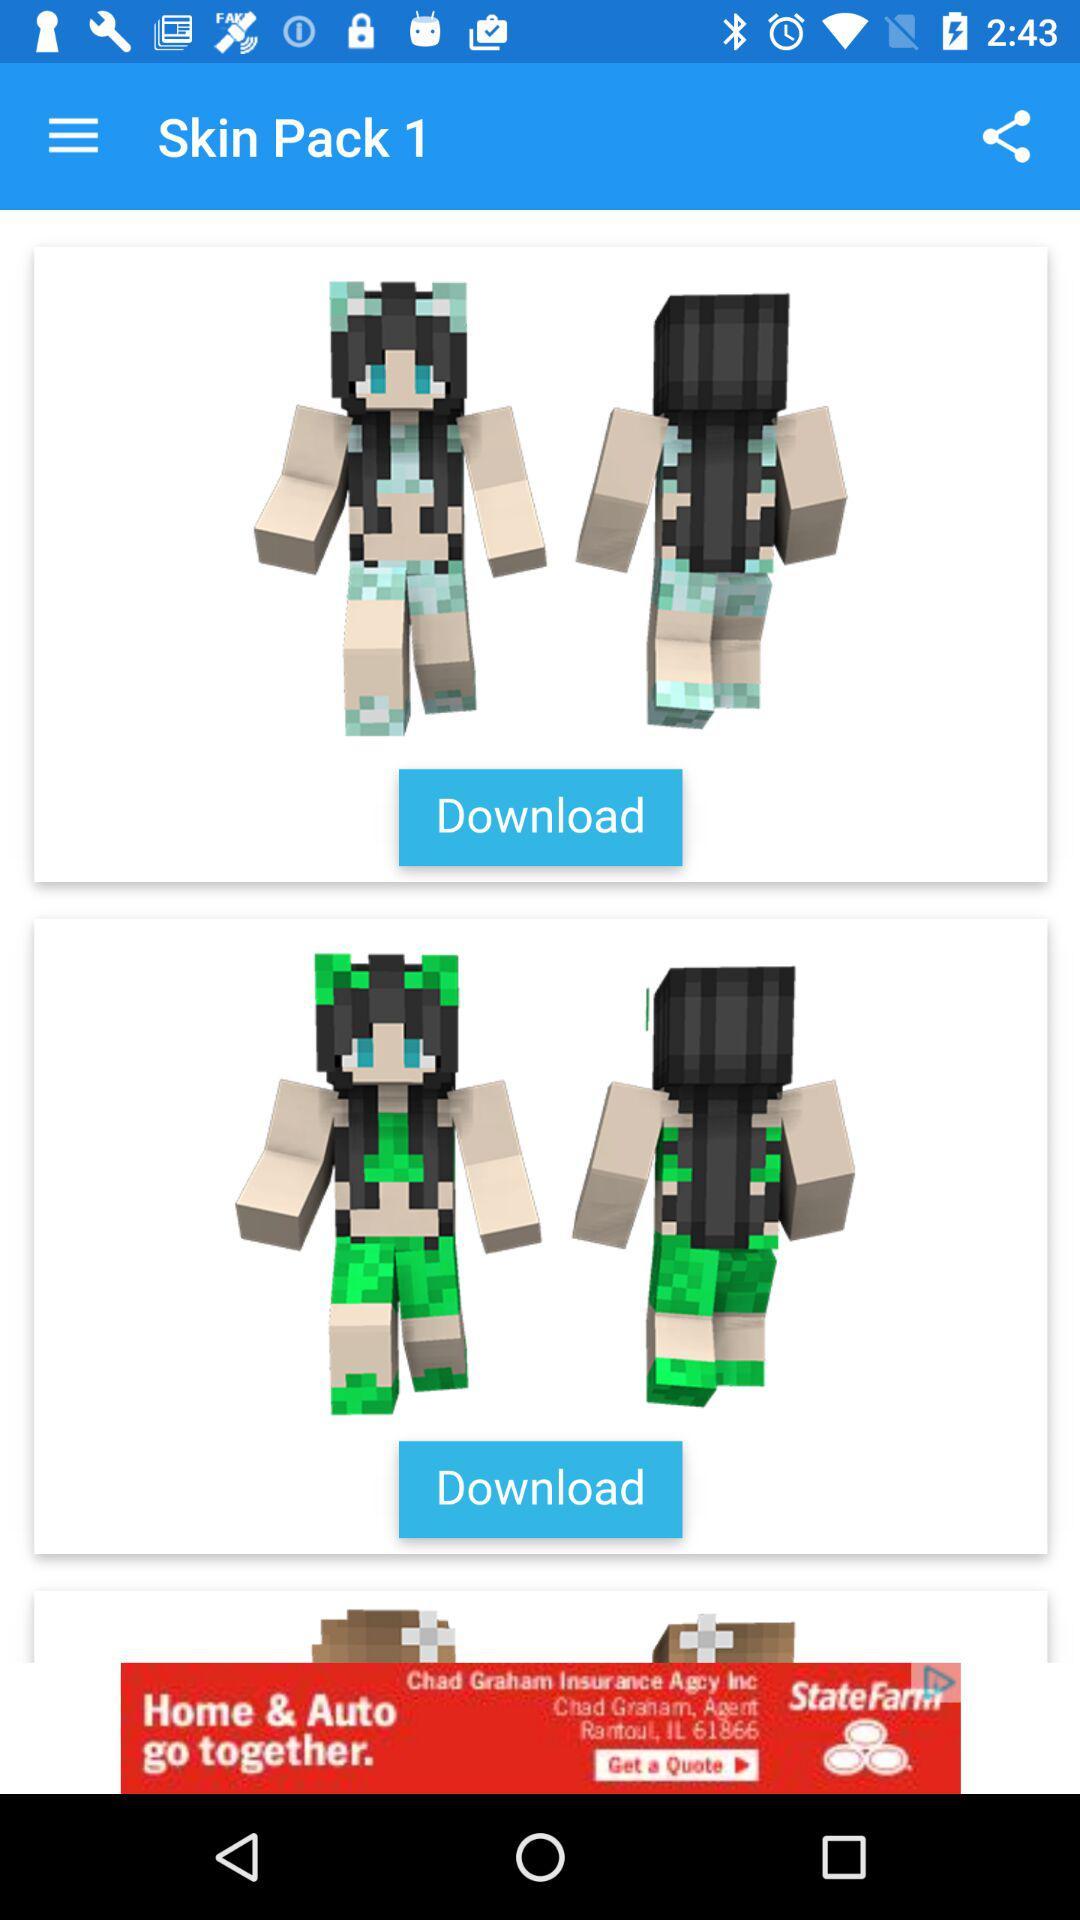 This screenshot has width=1080, height=1920. What do you see at coordinates (540, 935) in the screenshot?
I see `download skin pack` at bounding box center [540, 935].